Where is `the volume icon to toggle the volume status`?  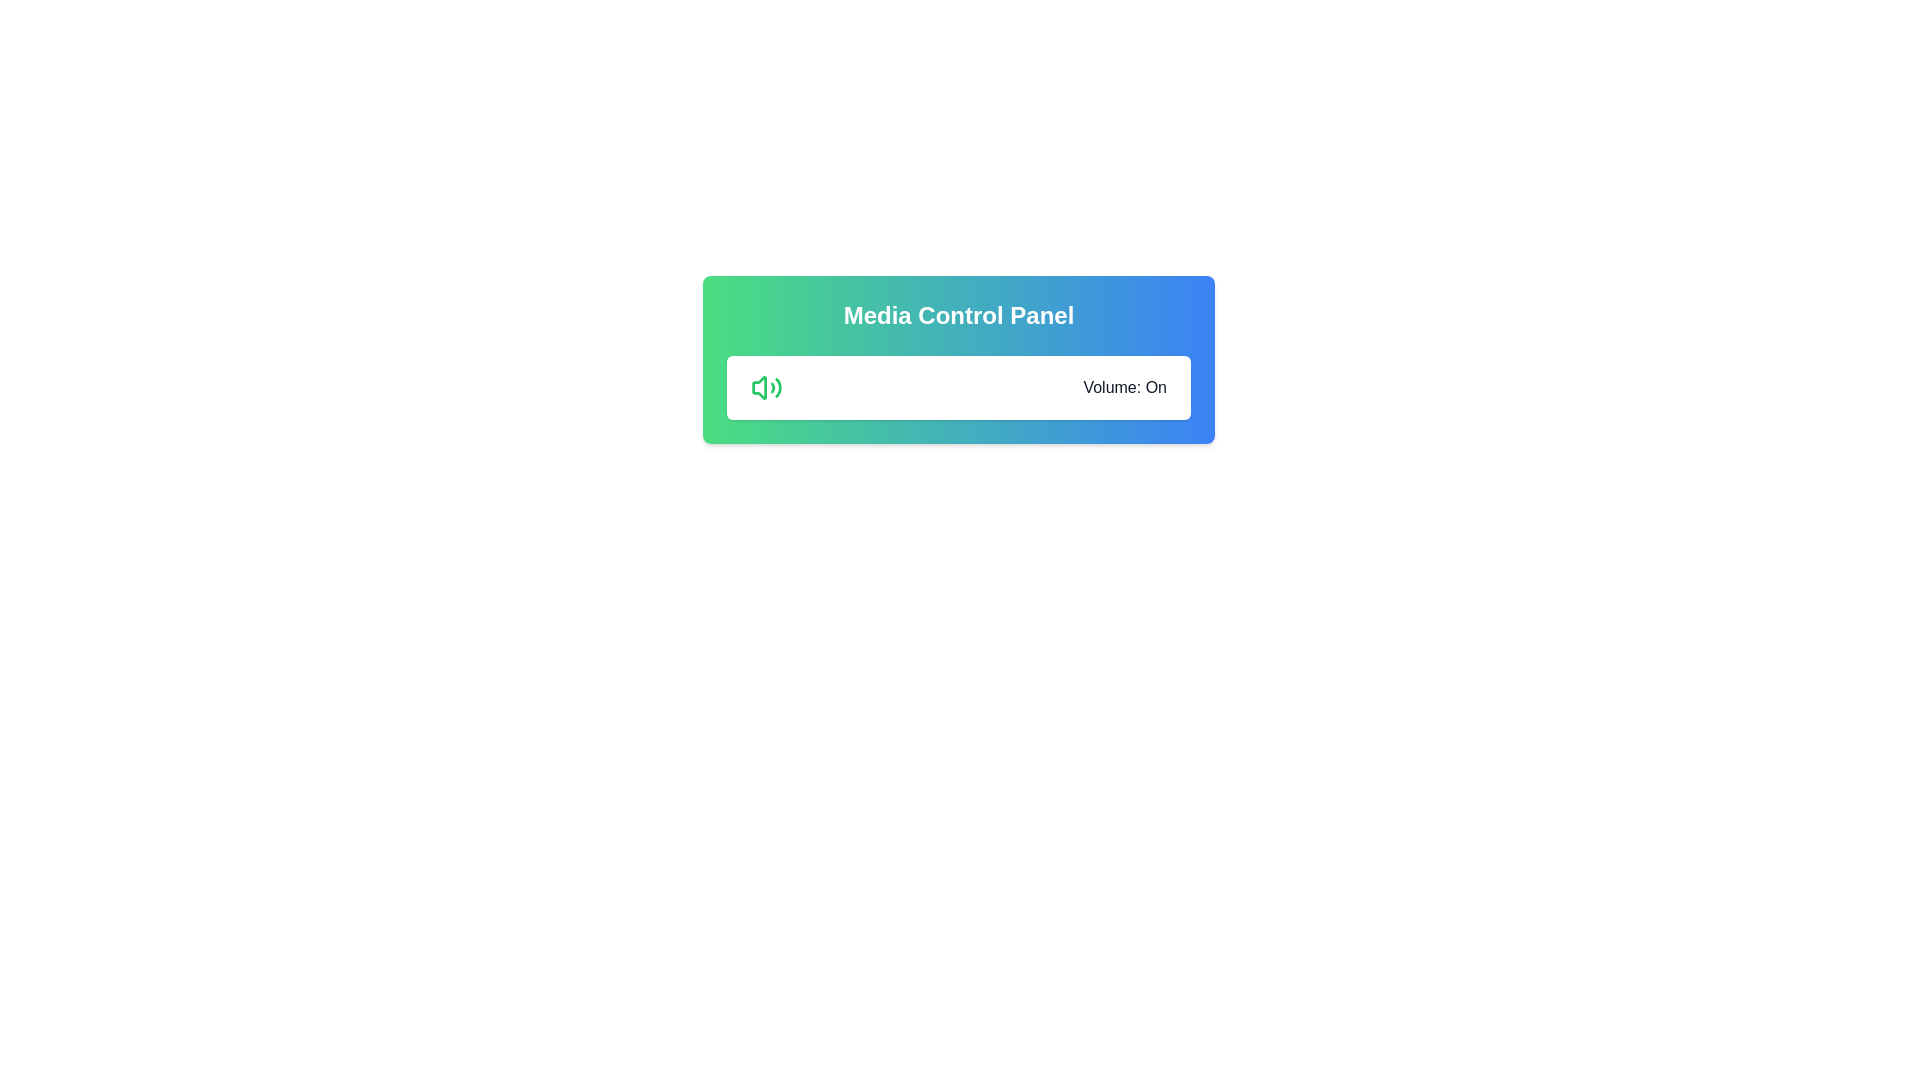
the volume icon to toggle the volume status is located at coordinates (766, 388).